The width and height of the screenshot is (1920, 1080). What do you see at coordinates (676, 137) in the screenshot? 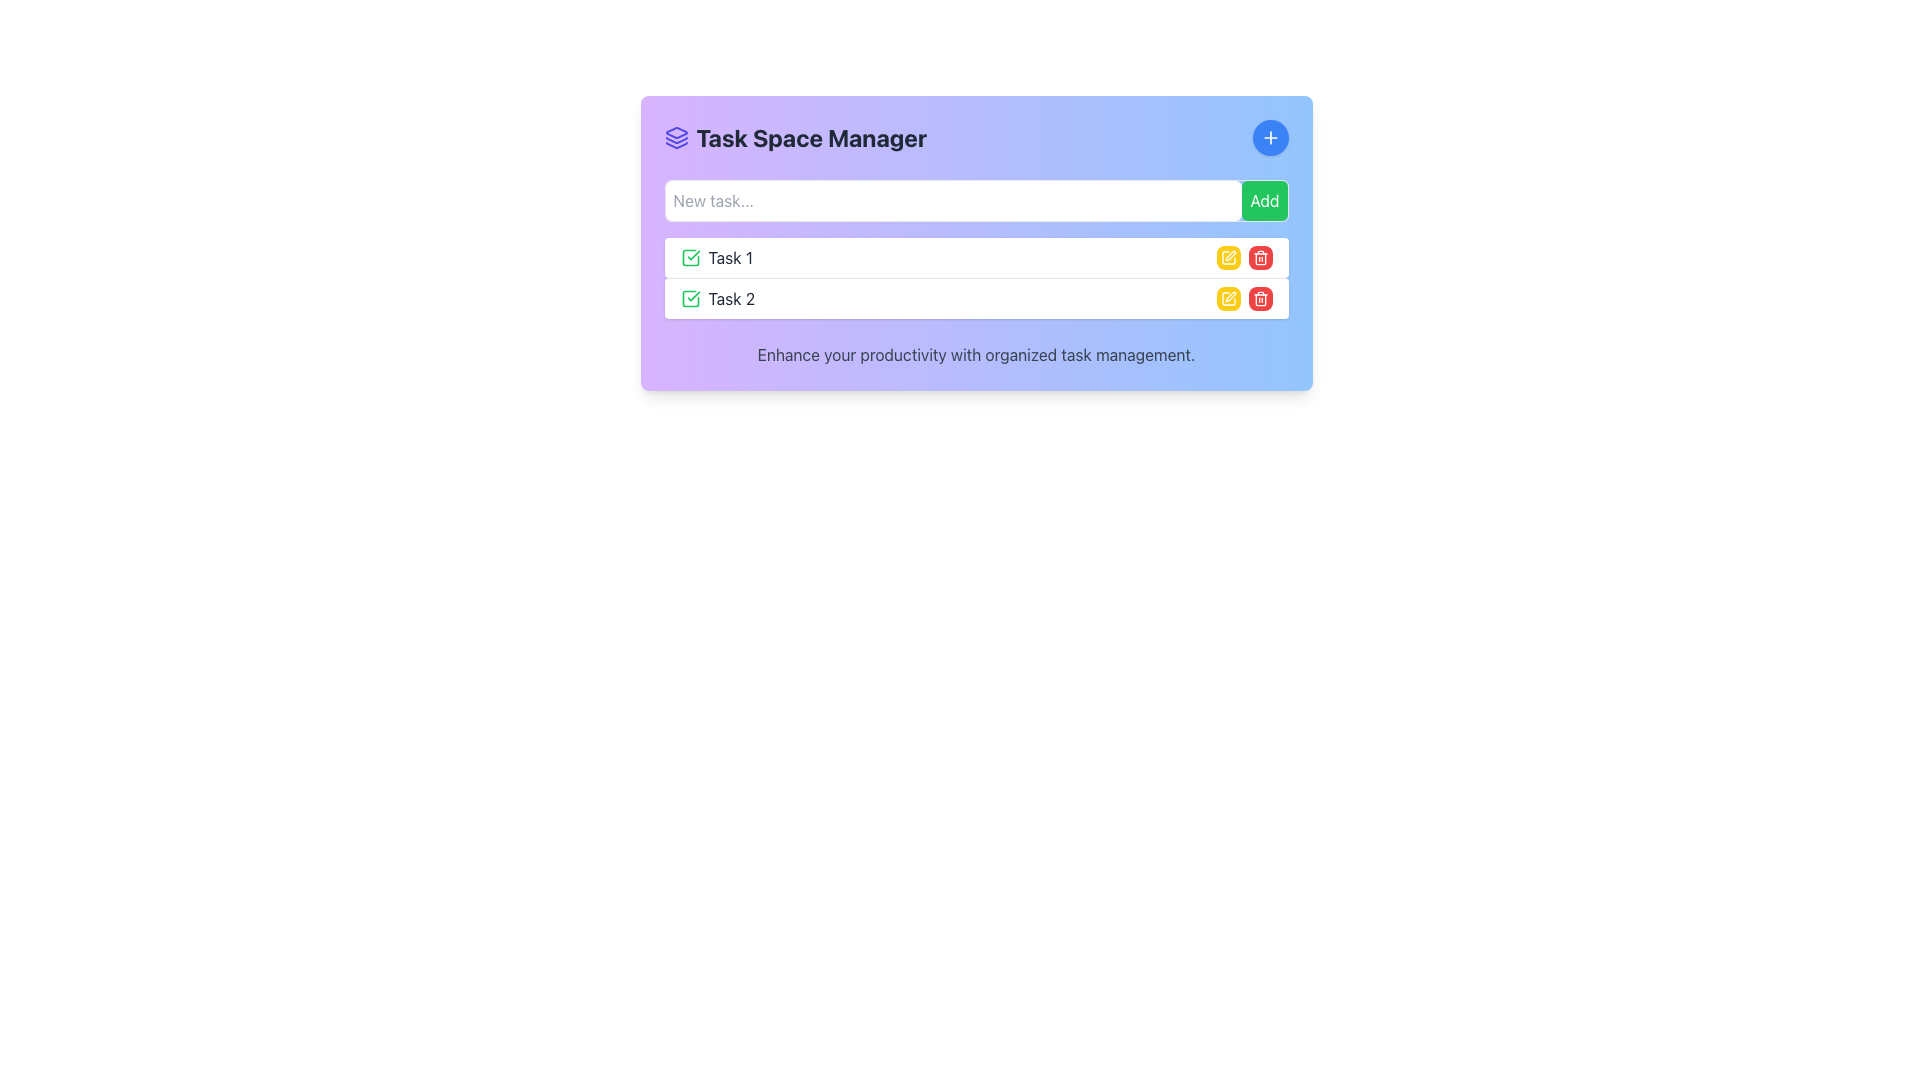
I see `the application icon located at the top-left corner of the task manager box, which is immediately to the left of the 'Task Space Manager' text` at bounding box center [676, 137].